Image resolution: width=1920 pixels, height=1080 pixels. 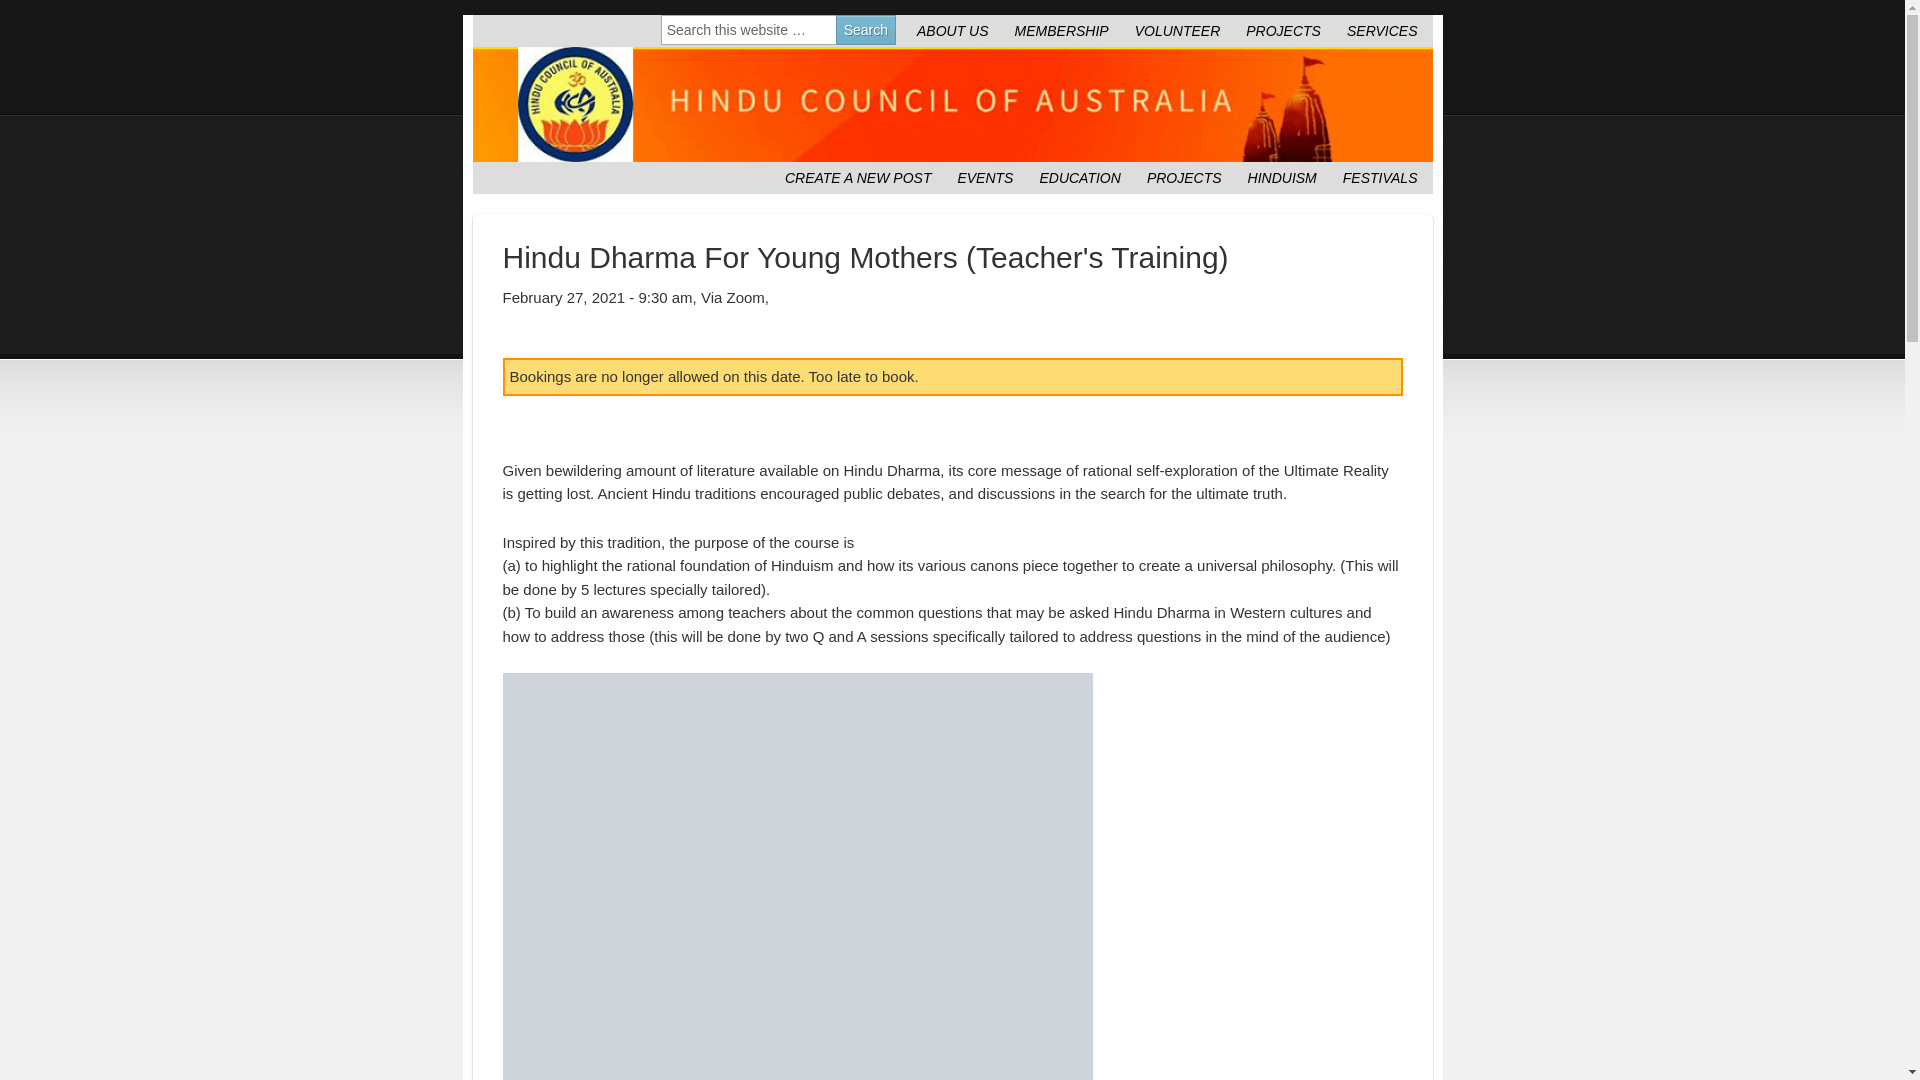 What do you see at coordinates (858, 176) in the screenshot?
I see `'CREATE A NEW POST'` at bounding box center [858, 176].